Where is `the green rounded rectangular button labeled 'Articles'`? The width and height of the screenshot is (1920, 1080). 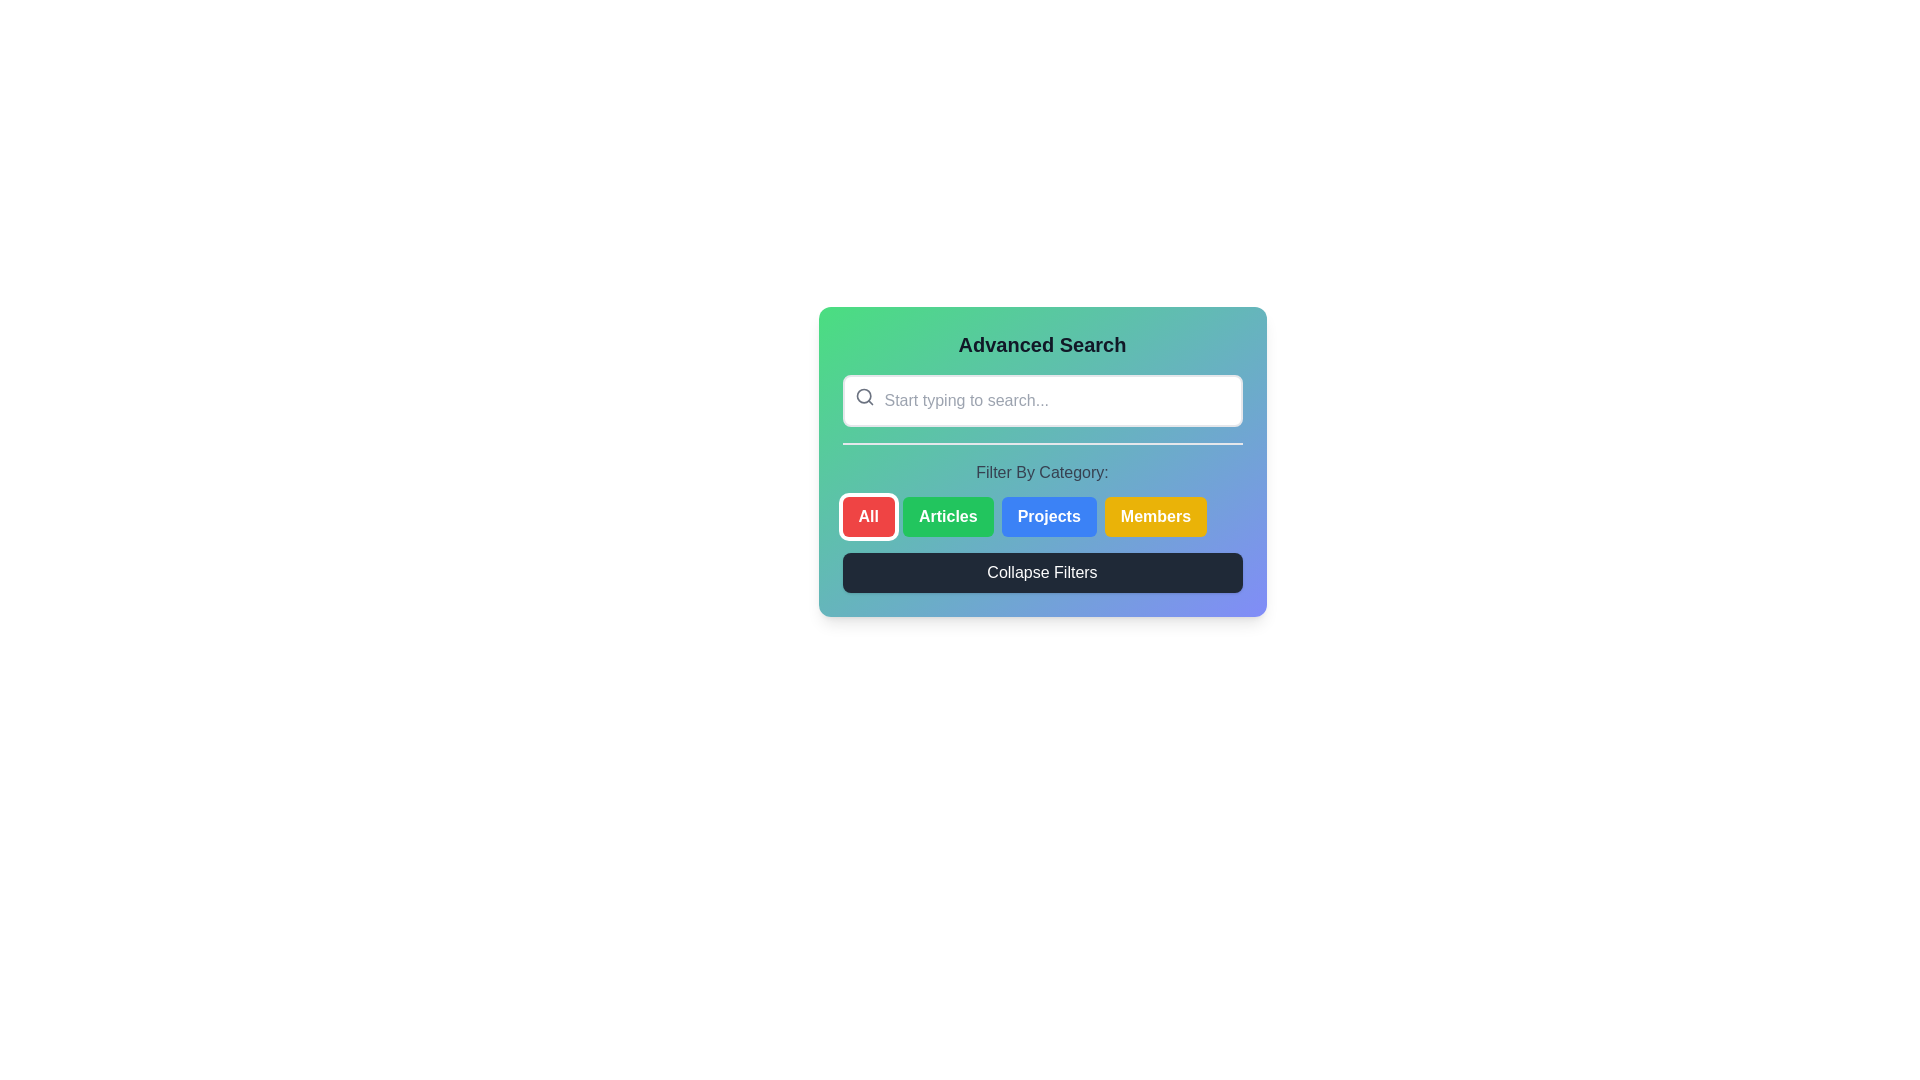
the green rounded rectangular button labeled 'Articles' is located at coordinates (947, 515).